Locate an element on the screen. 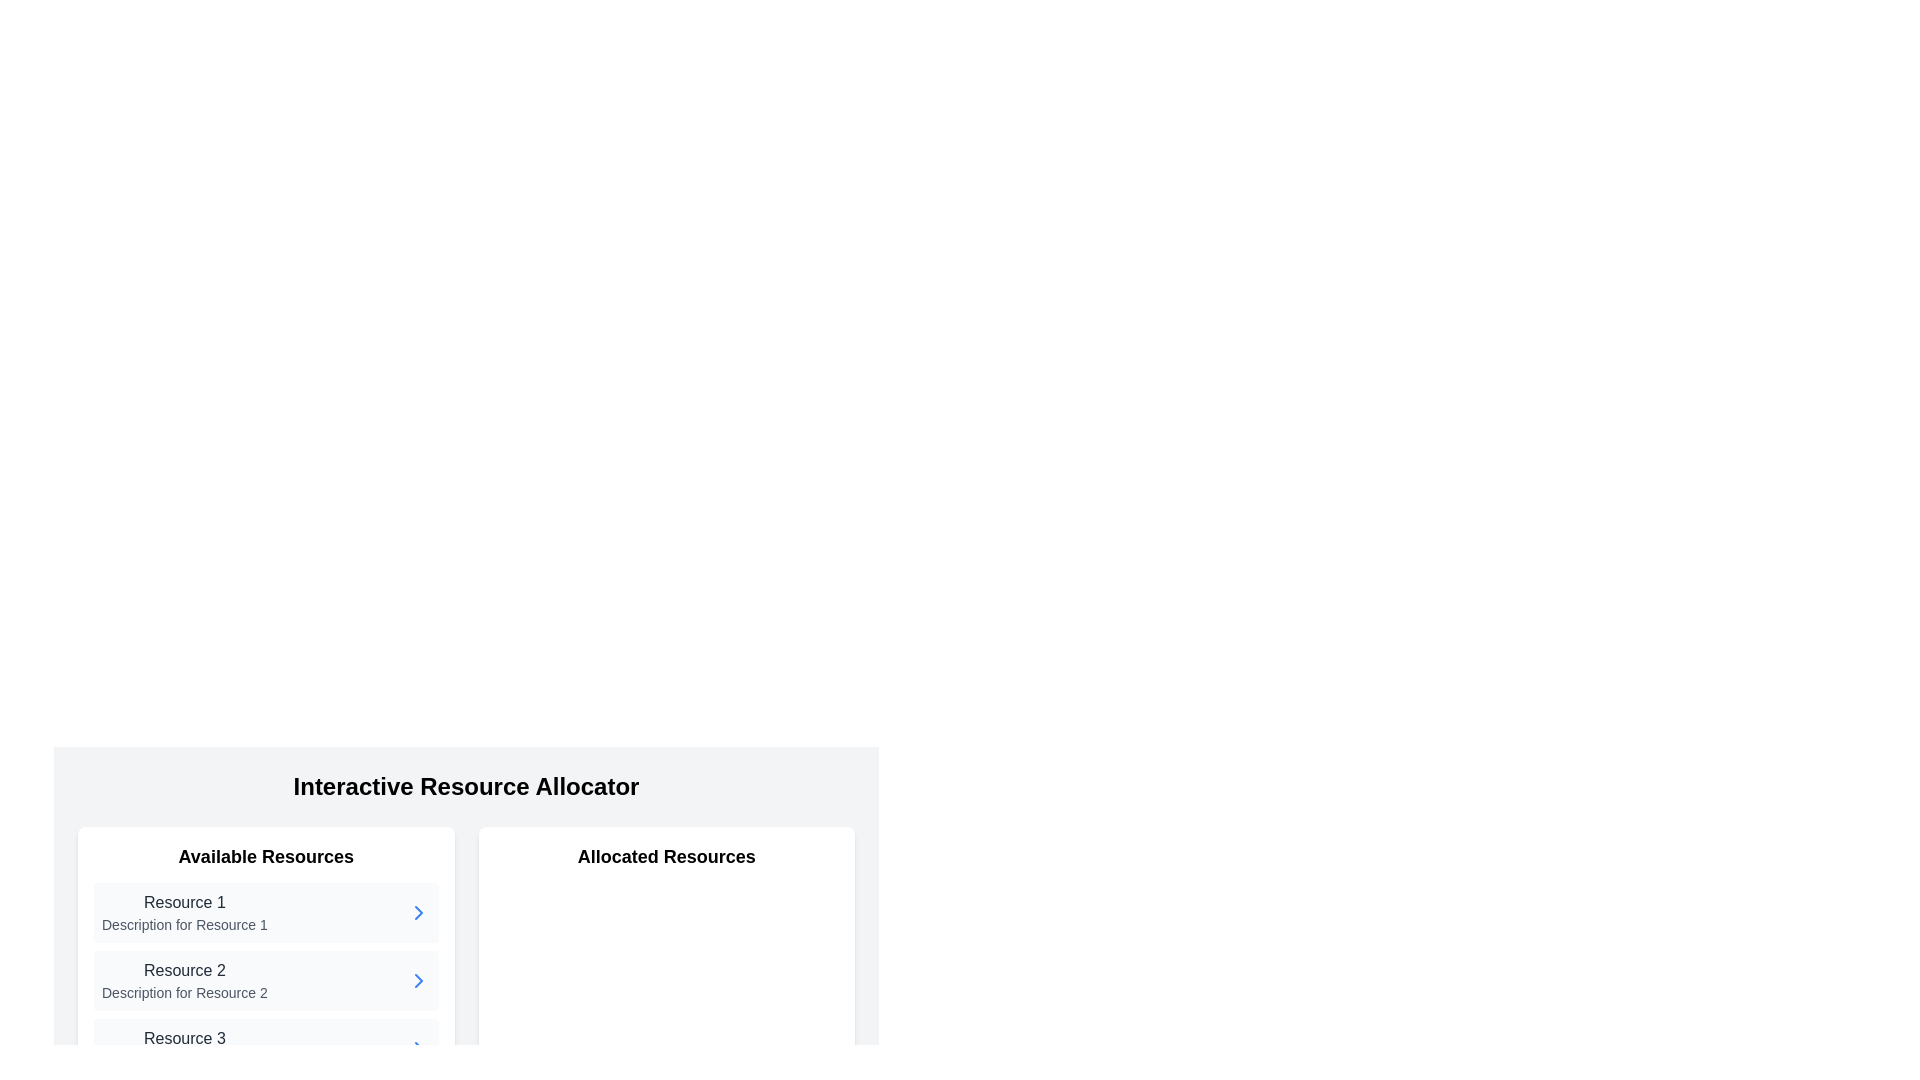 The height and width of the screenshot is (1080, 1920). the first selectable list item representing a specific resource in the 'Available Resources' section is located at coordinates (265, 913).